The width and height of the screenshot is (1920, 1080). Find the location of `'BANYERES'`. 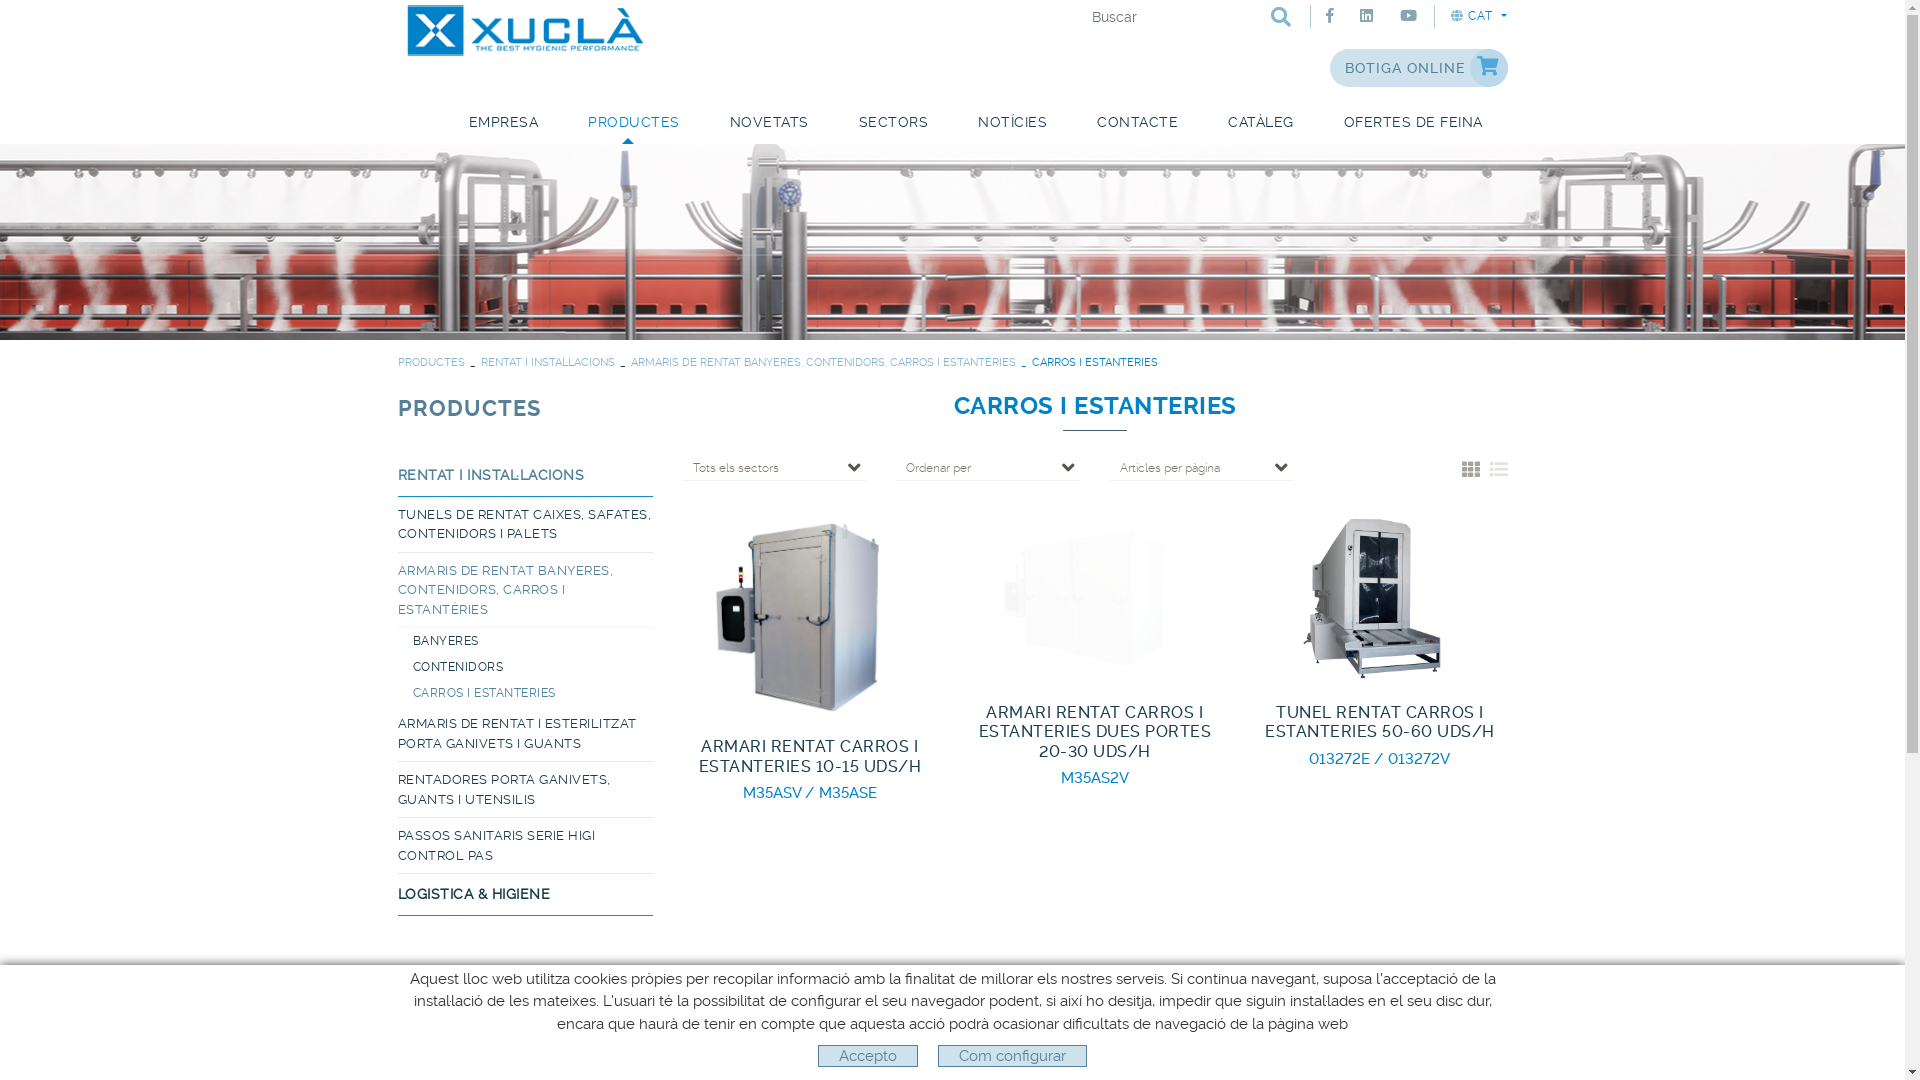

'BANYERES' is located at coordinates (532, 640).